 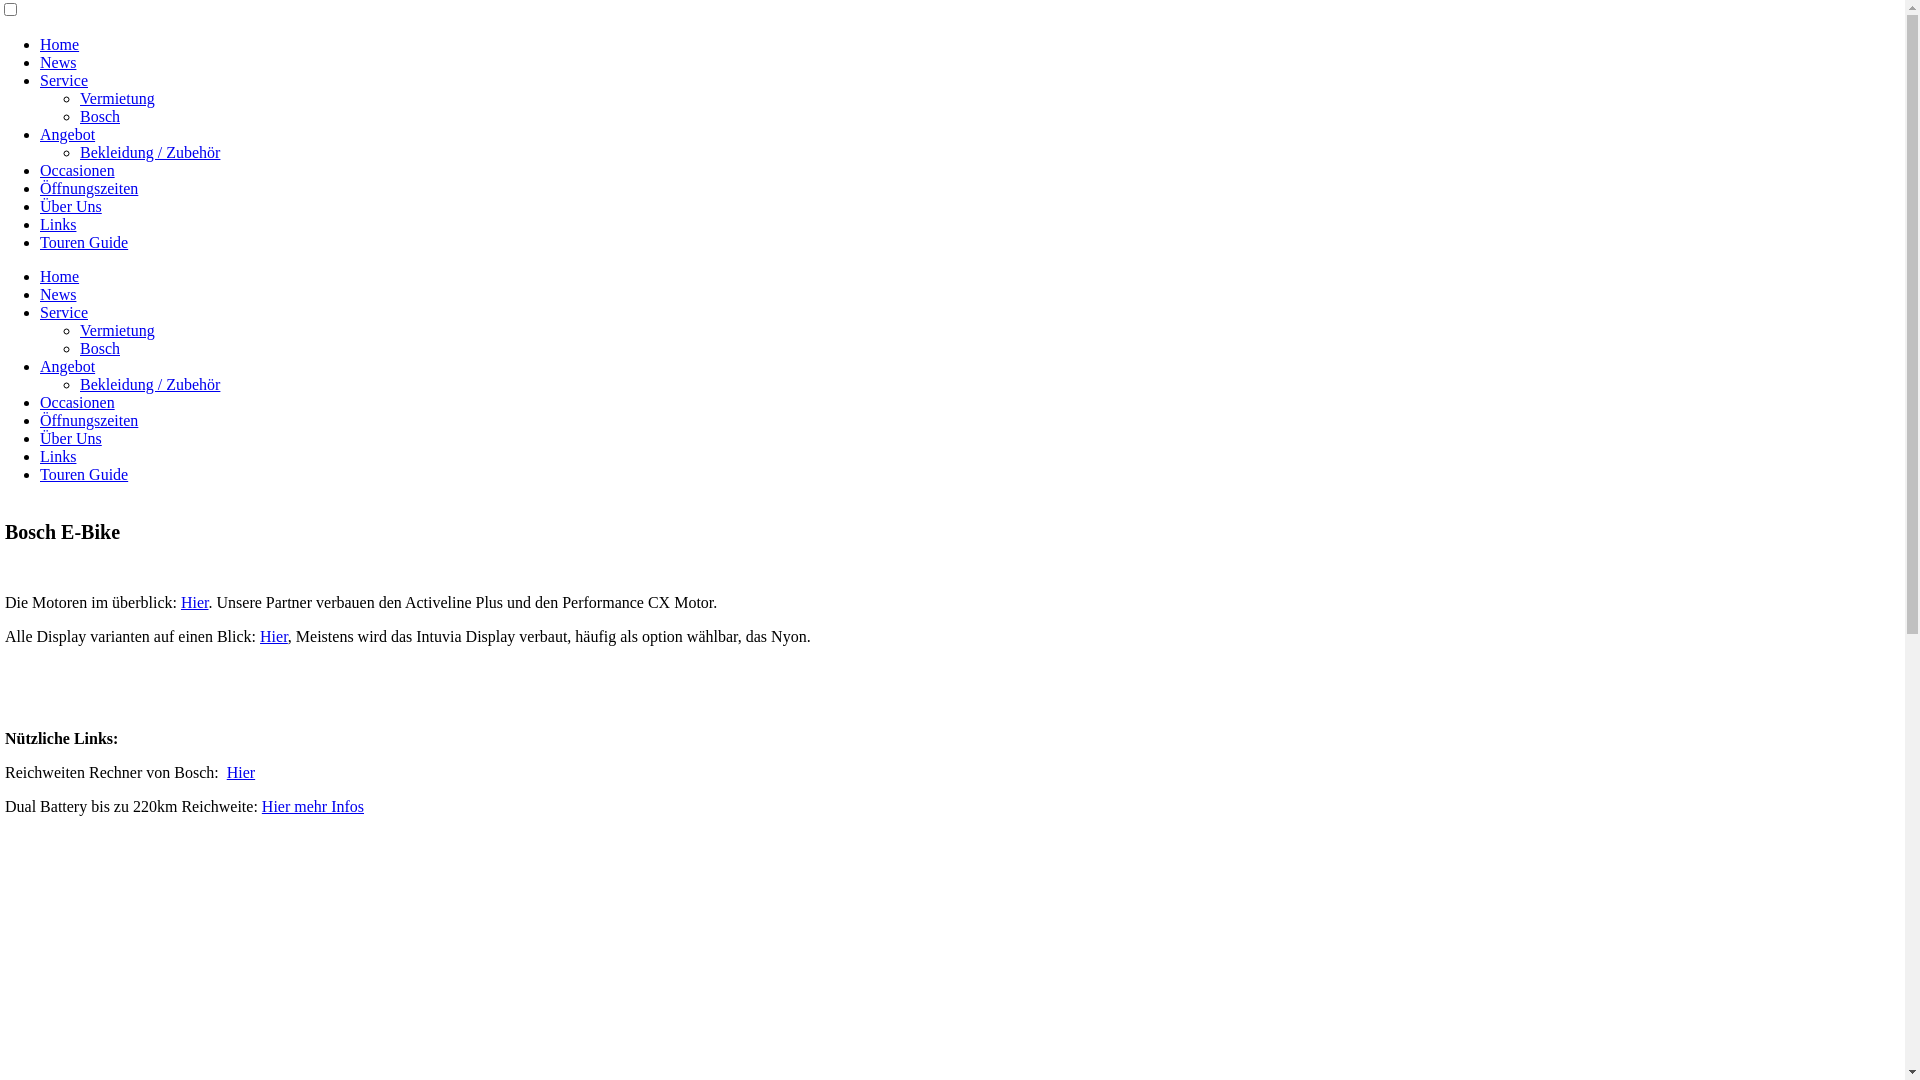 What do you see at coordinates (99, 347) in the screenshot?
I see `'Bosch'` at bounding box center [99, 347].